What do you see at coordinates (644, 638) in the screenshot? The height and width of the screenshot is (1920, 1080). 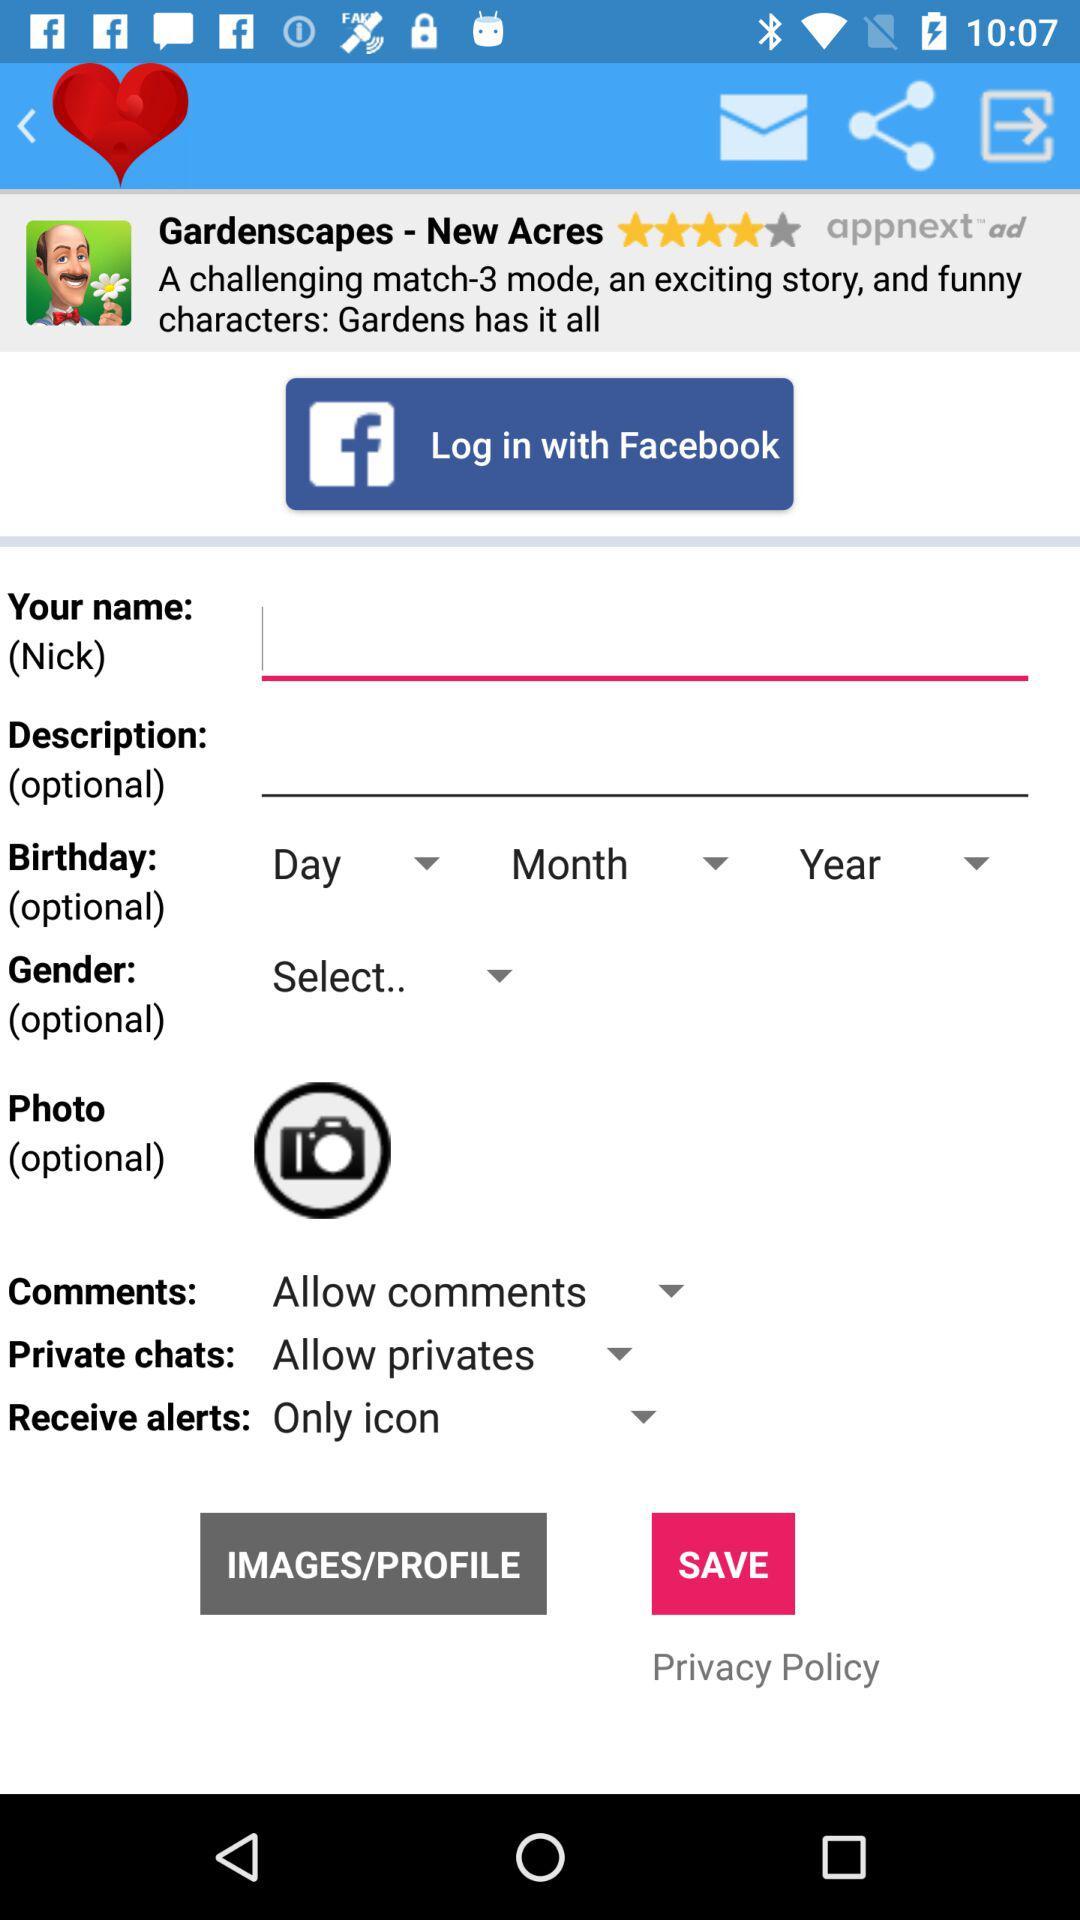 I see `name field` at bounding box center [644, 638].